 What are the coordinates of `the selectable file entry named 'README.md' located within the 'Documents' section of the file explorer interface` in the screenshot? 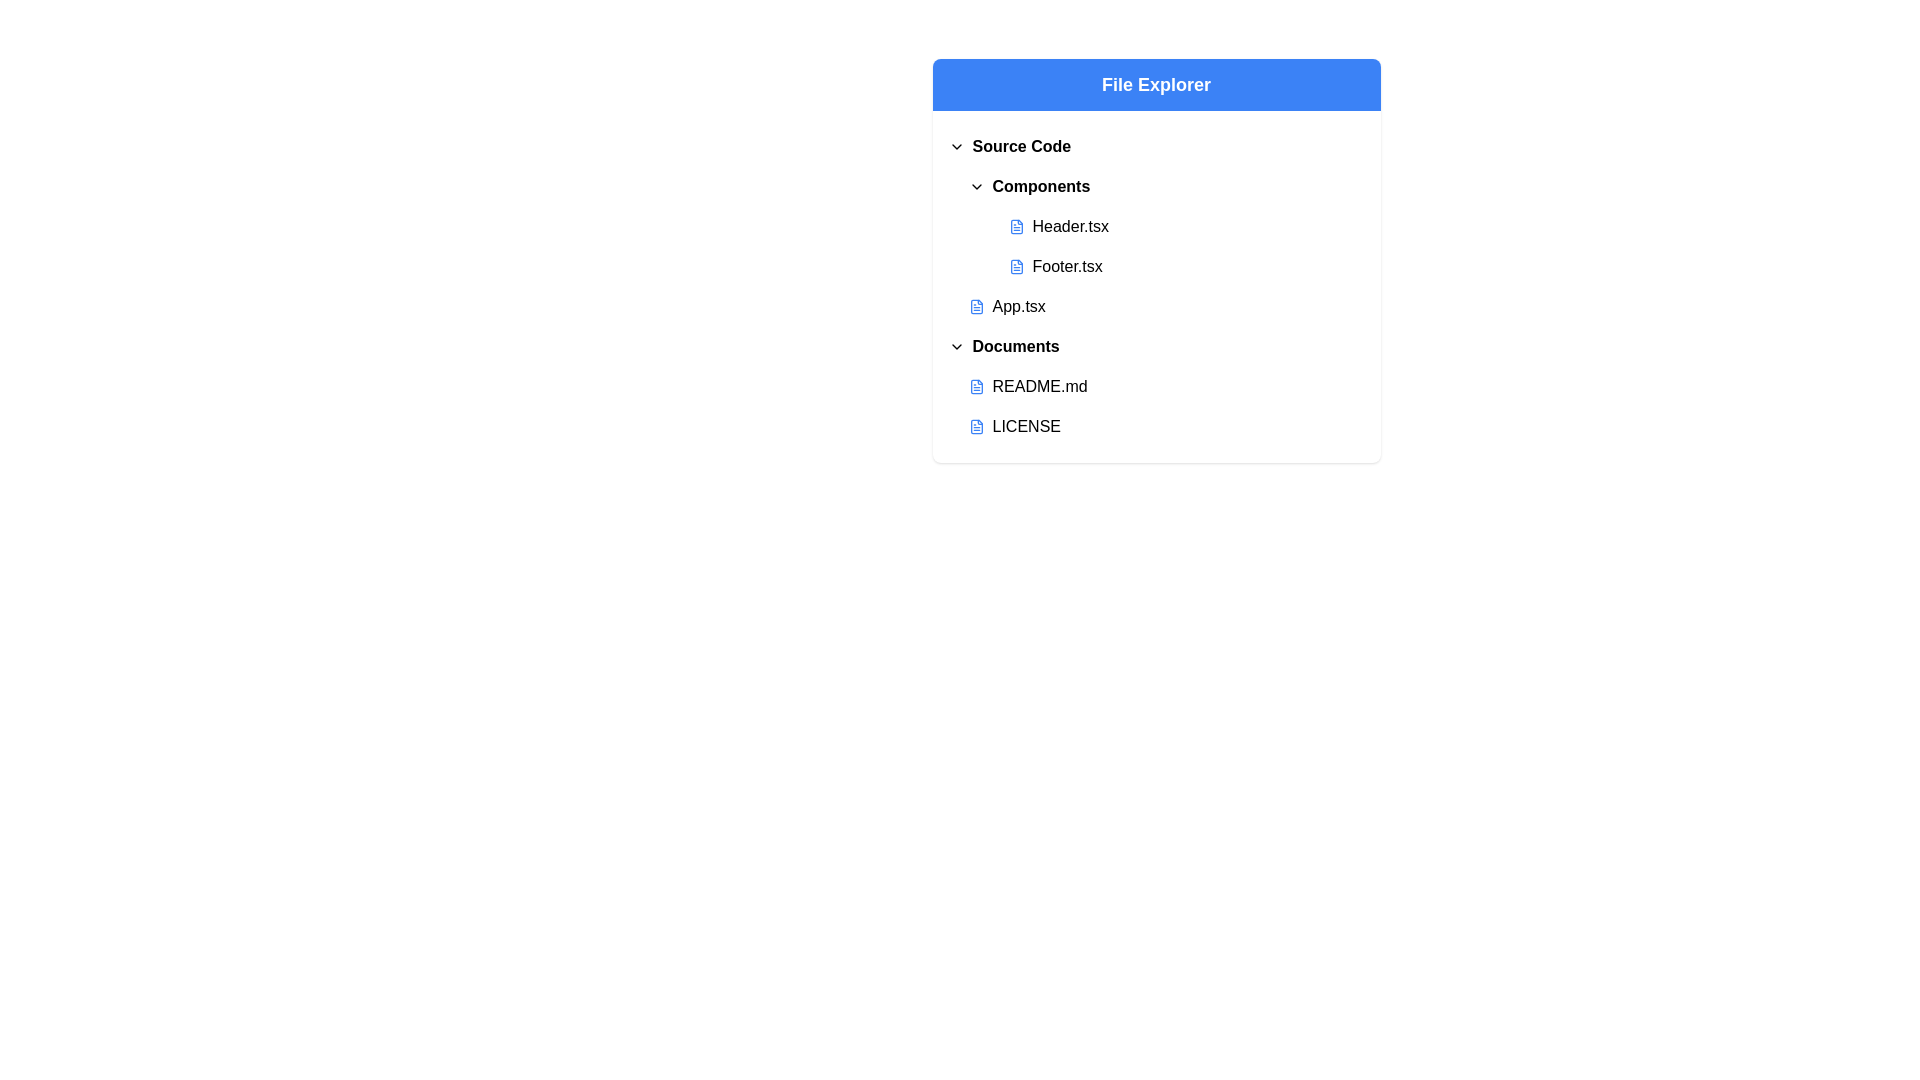 It's located at (1156, 386).